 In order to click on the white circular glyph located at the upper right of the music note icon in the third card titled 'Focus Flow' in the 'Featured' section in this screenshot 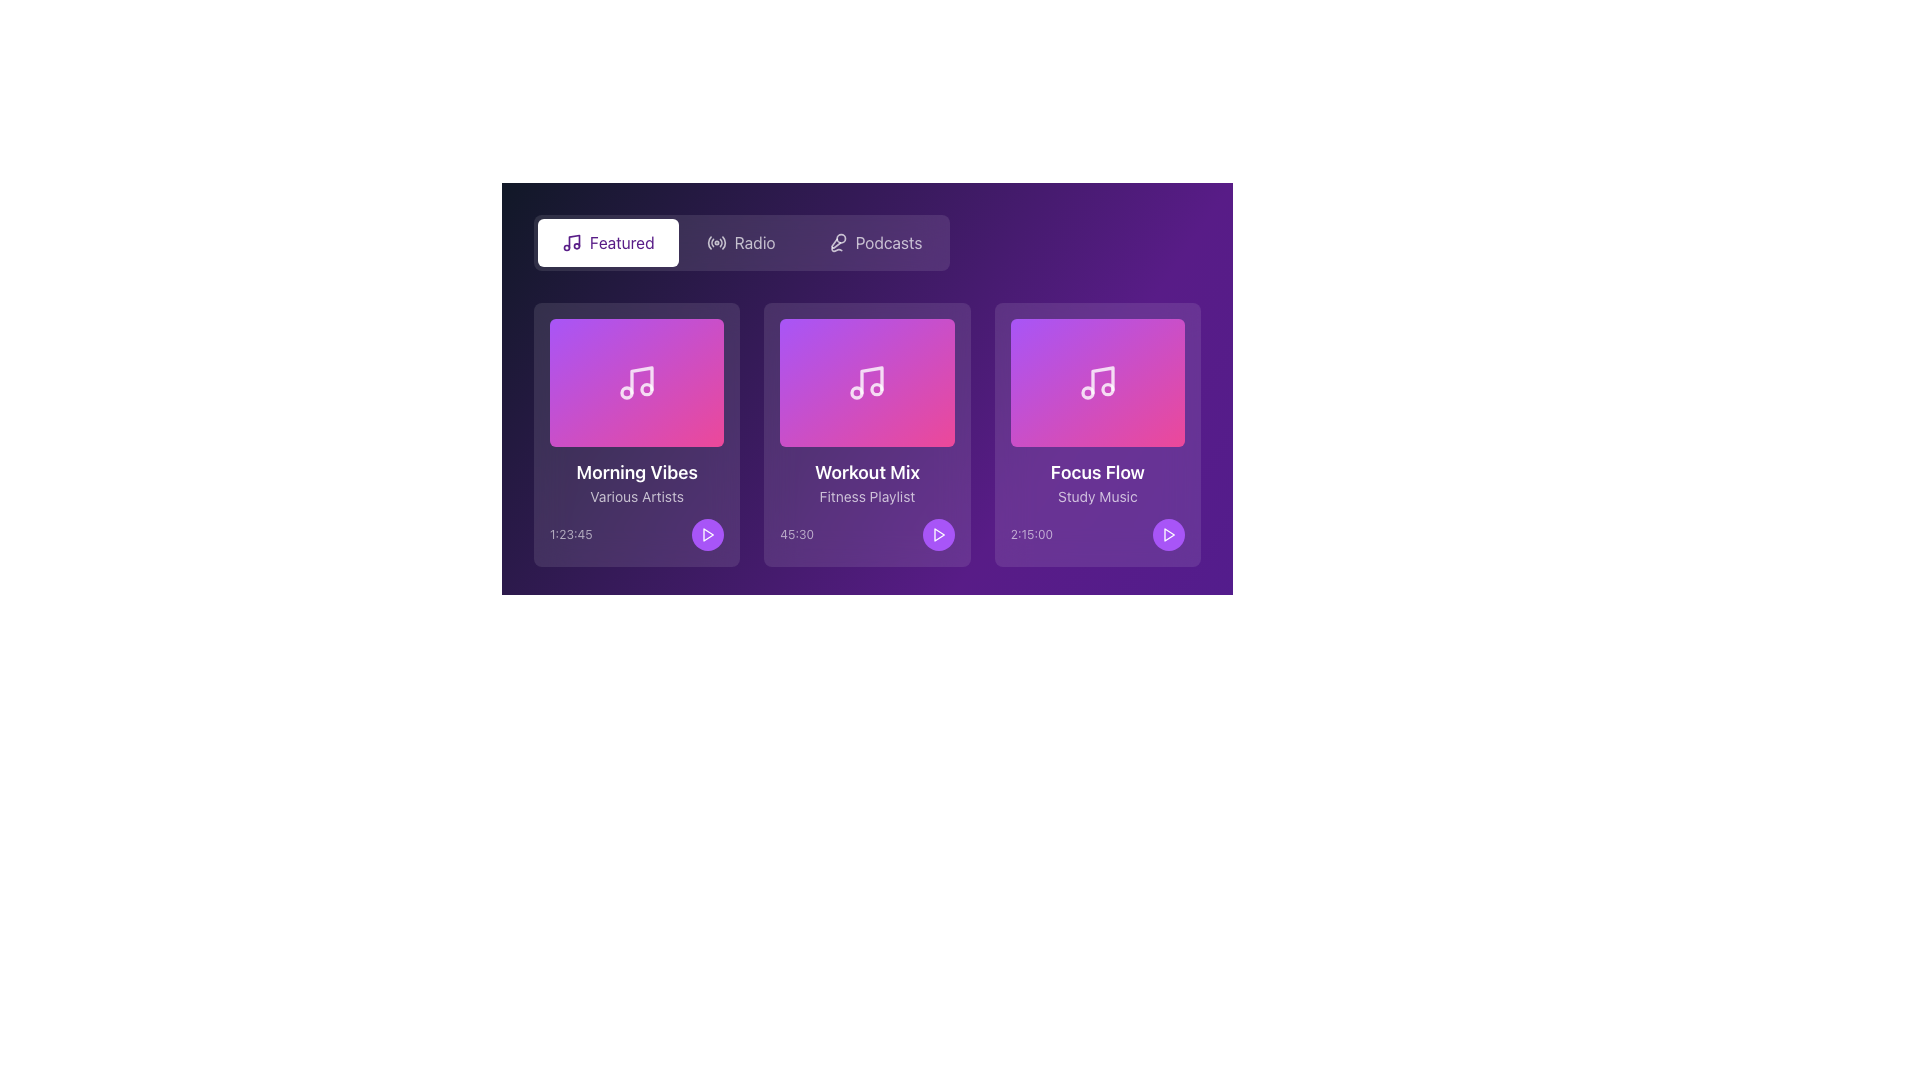, I will do `click(1106, 389)`.